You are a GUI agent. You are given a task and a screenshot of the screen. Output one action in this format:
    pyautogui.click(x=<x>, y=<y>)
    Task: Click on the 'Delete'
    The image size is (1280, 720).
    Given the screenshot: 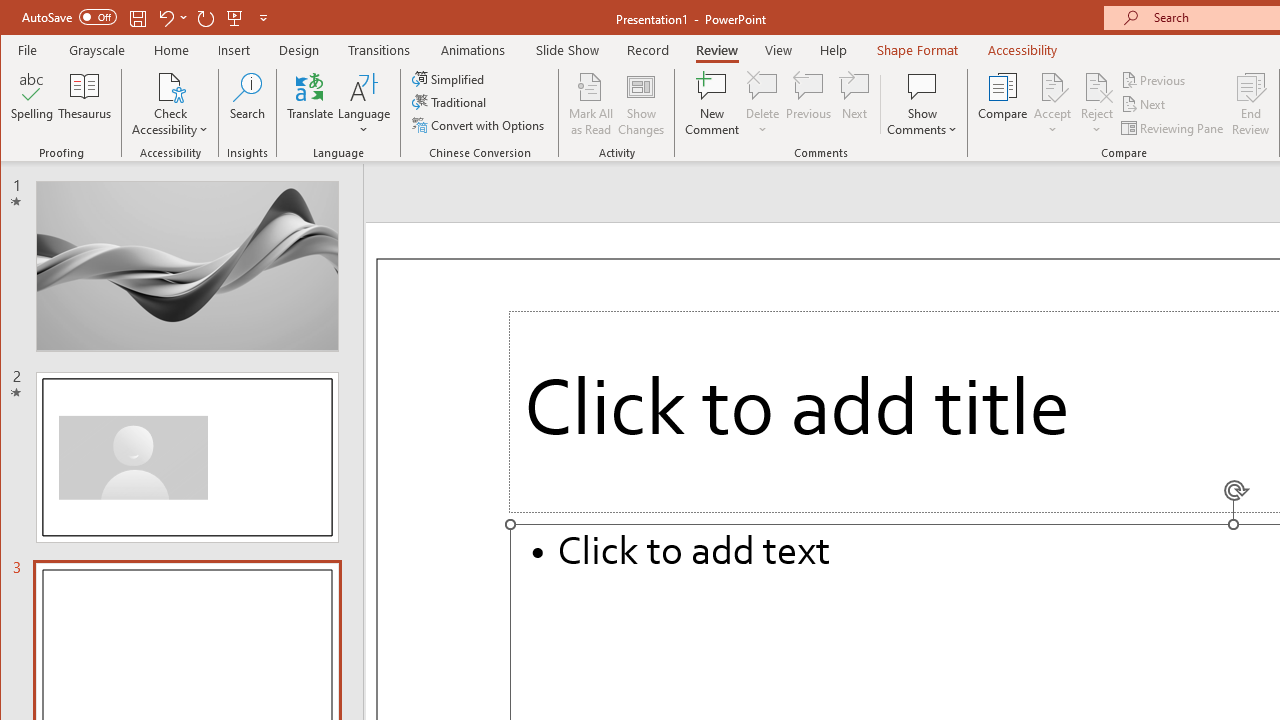 What is the action you would take?
    pyautogui.click(x=761, y=85)
    